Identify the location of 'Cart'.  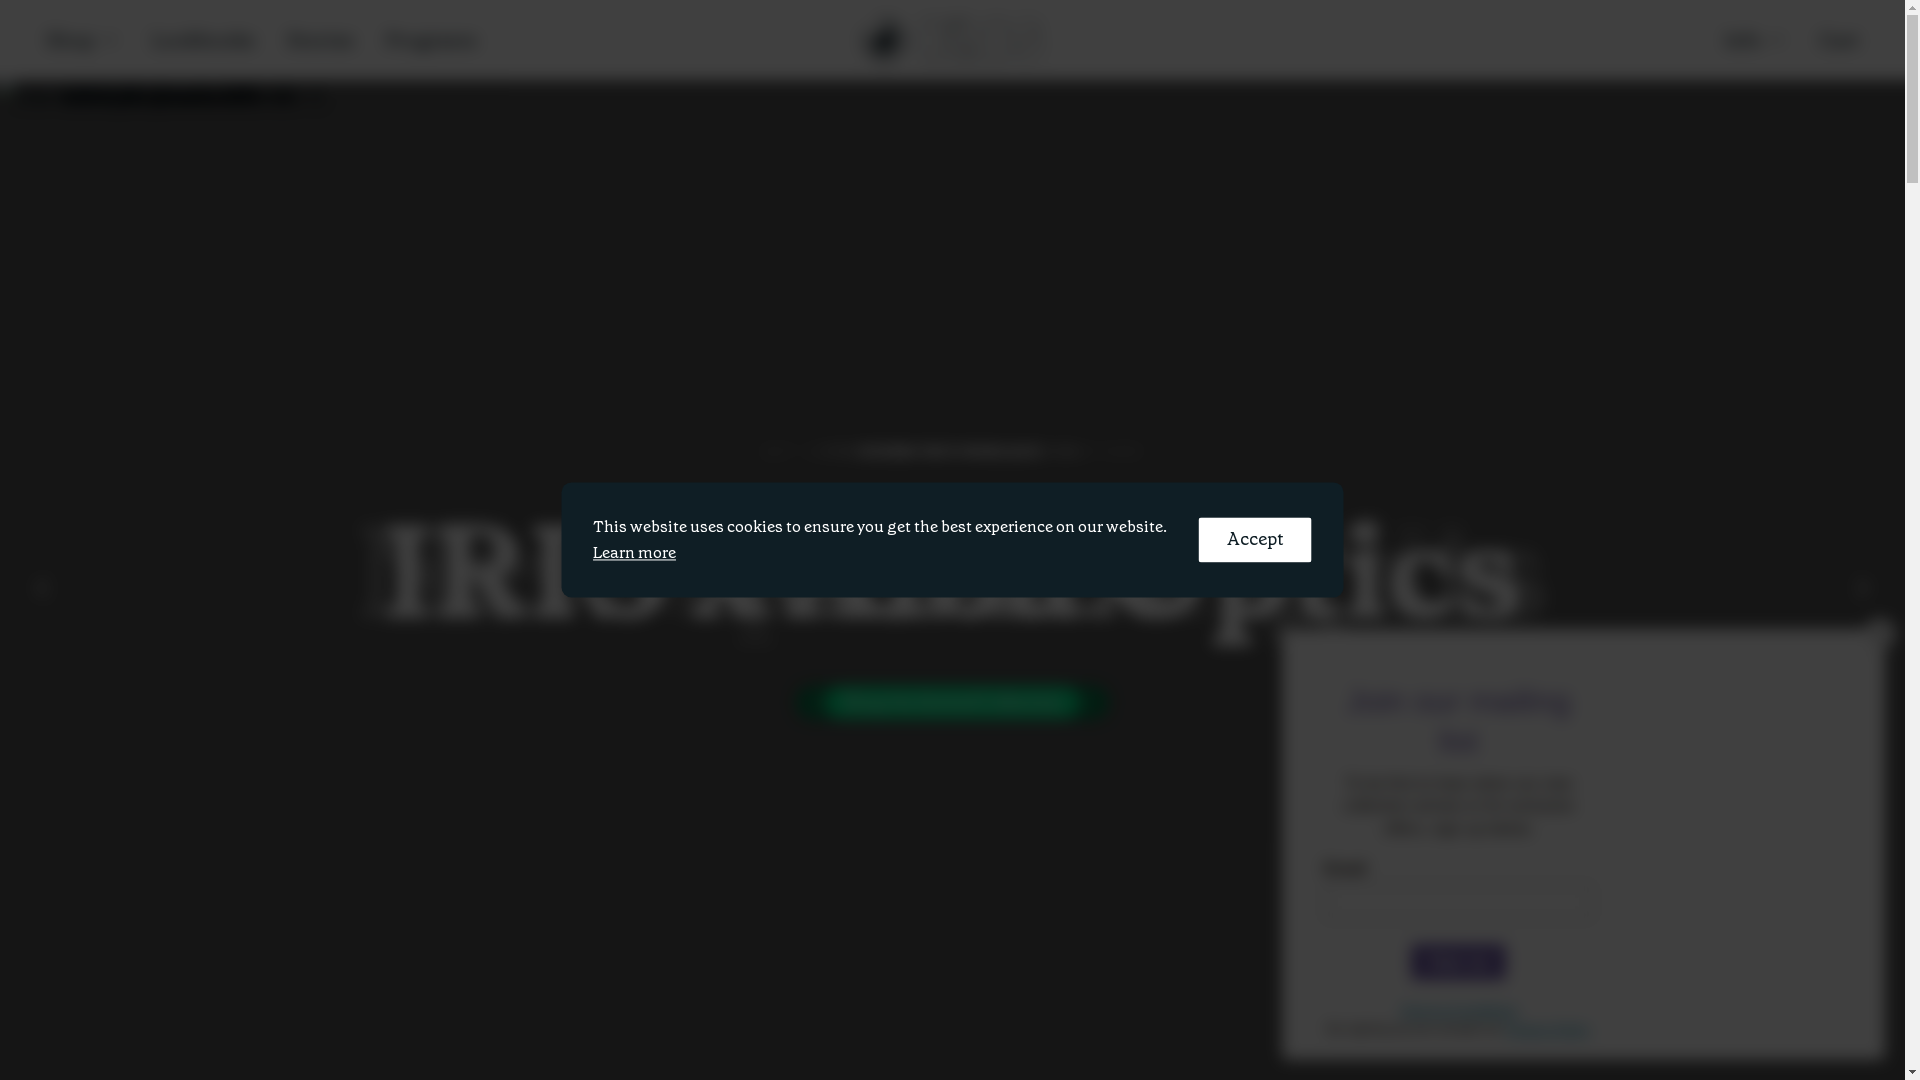
(1838, 39).